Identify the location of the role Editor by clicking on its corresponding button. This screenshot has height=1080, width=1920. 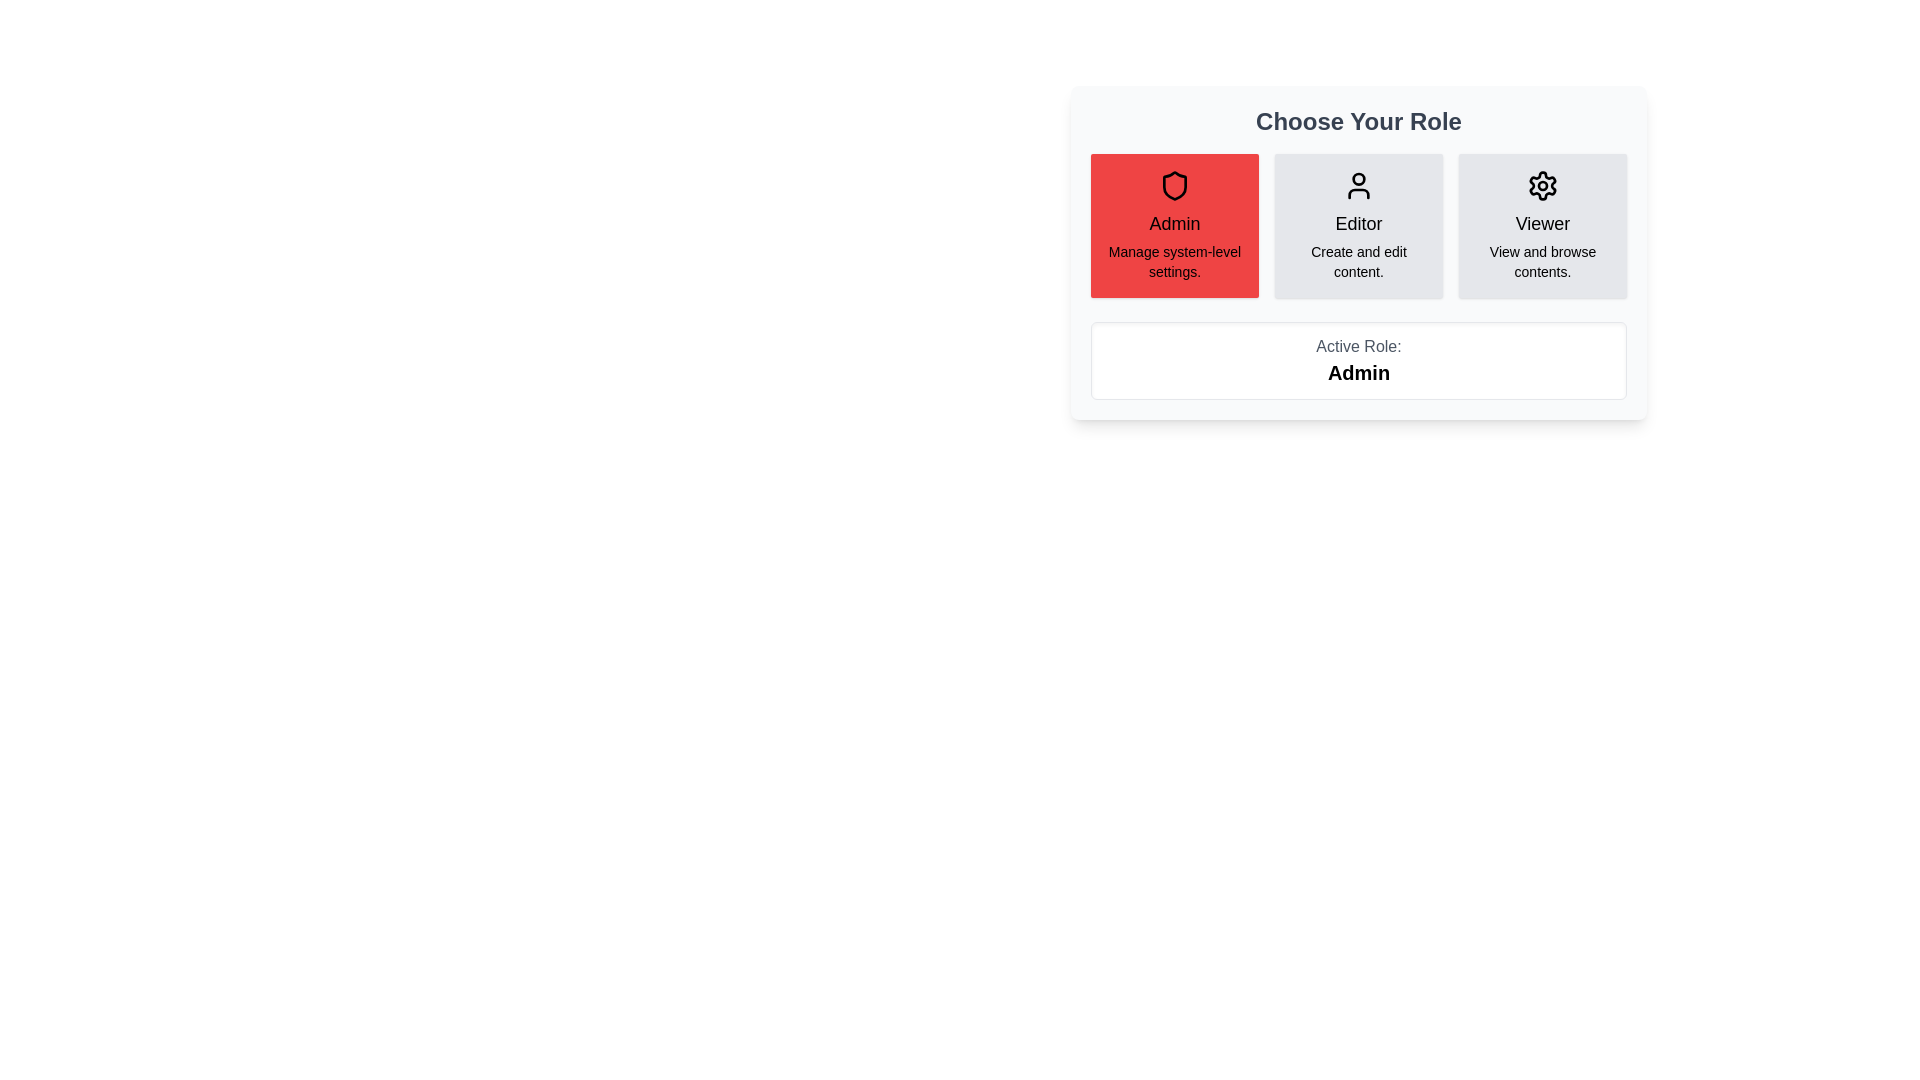
(1358, 225).